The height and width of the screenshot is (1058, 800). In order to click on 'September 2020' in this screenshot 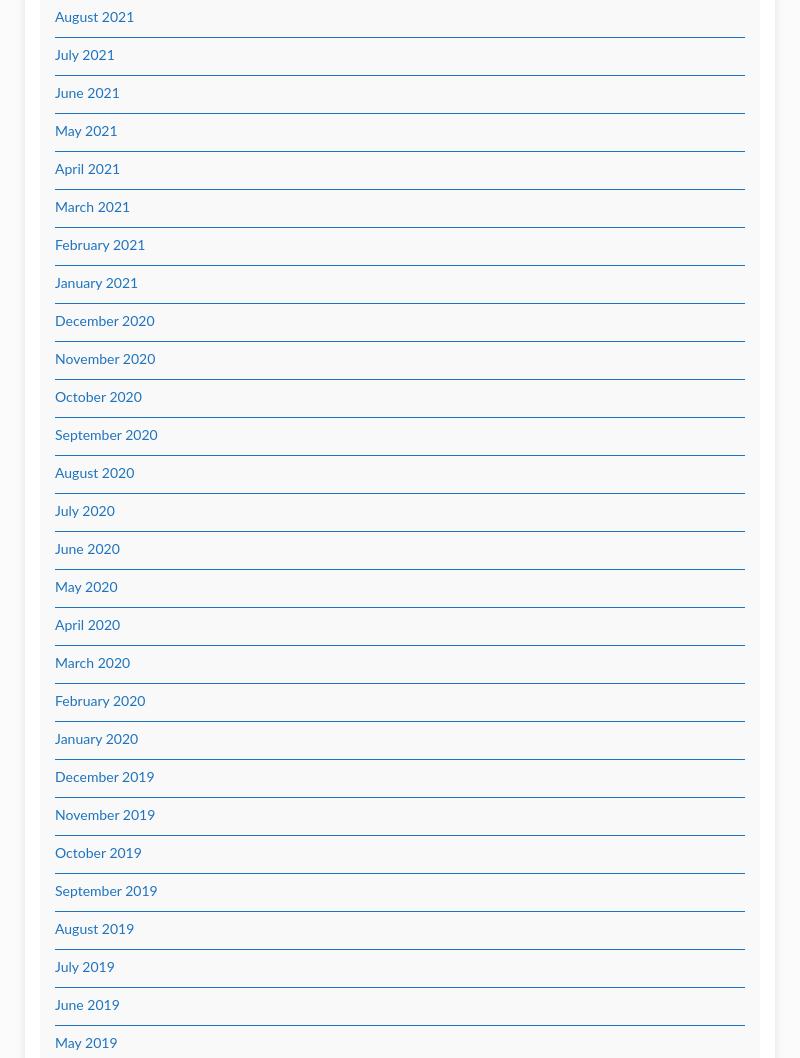, I will do `click(54, 436)`.